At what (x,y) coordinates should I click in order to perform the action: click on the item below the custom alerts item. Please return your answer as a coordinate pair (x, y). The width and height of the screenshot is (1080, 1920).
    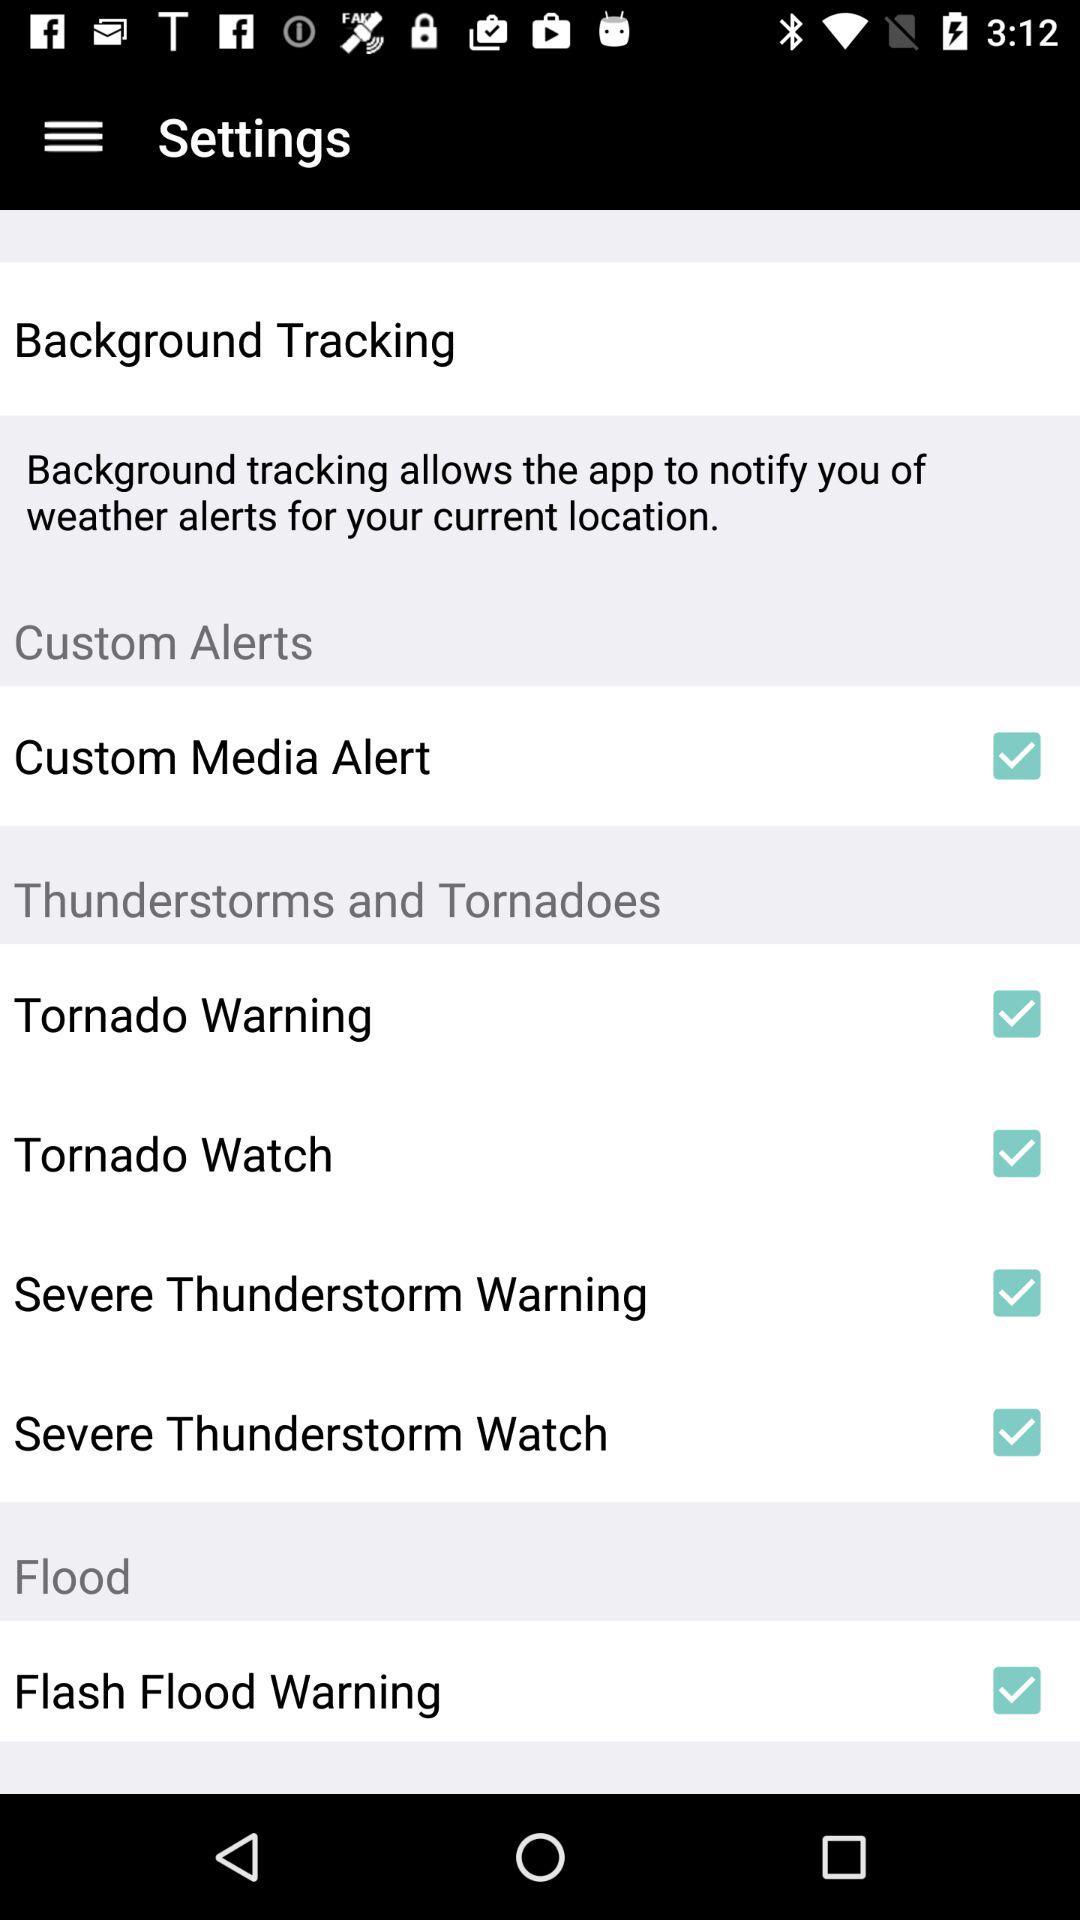
    Looking at the image, I should click on (1017, 754).